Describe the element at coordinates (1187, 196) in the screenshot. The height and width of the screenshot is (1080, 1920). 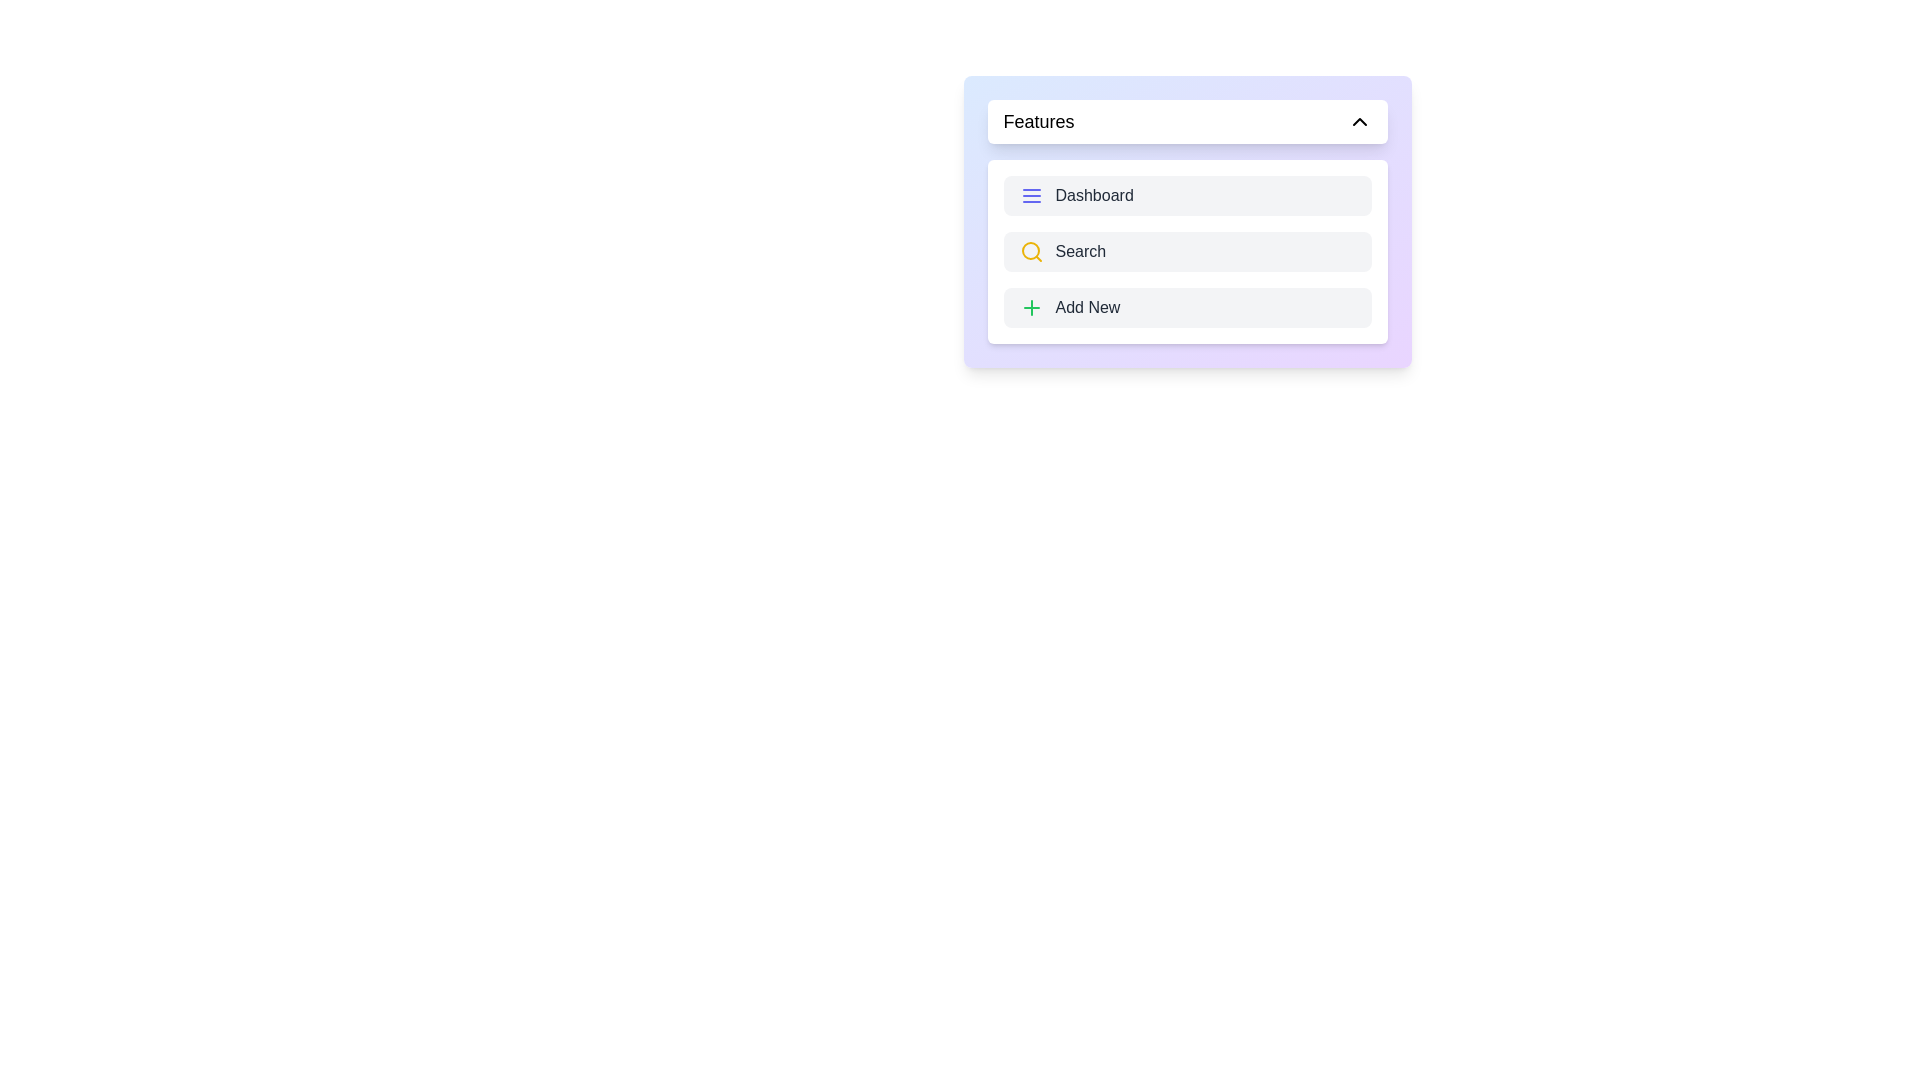
I see `the 'Dashboard' button to navigate to the Dashboard` at that location.